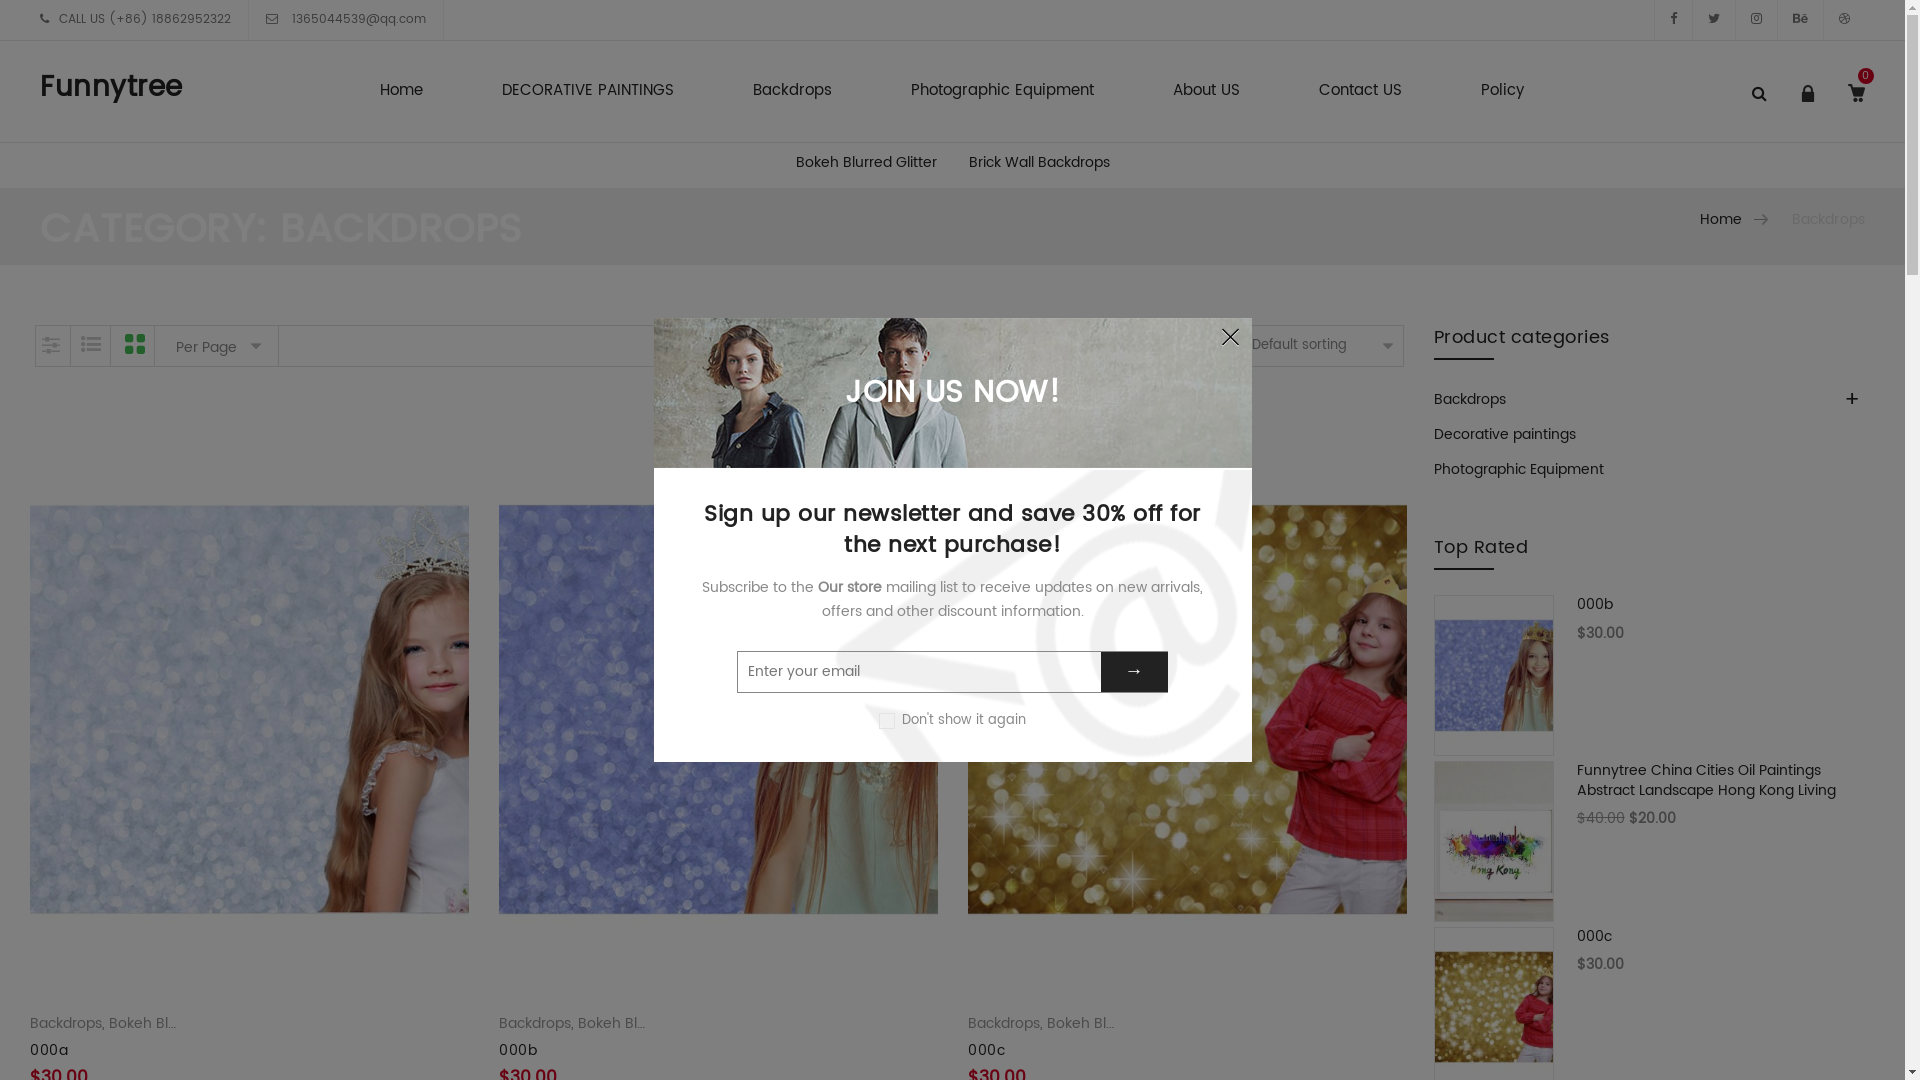 Image resolution: width=1920 pixels, height=1080 pixels. I want to click on 'About US', so click(1205, 92).